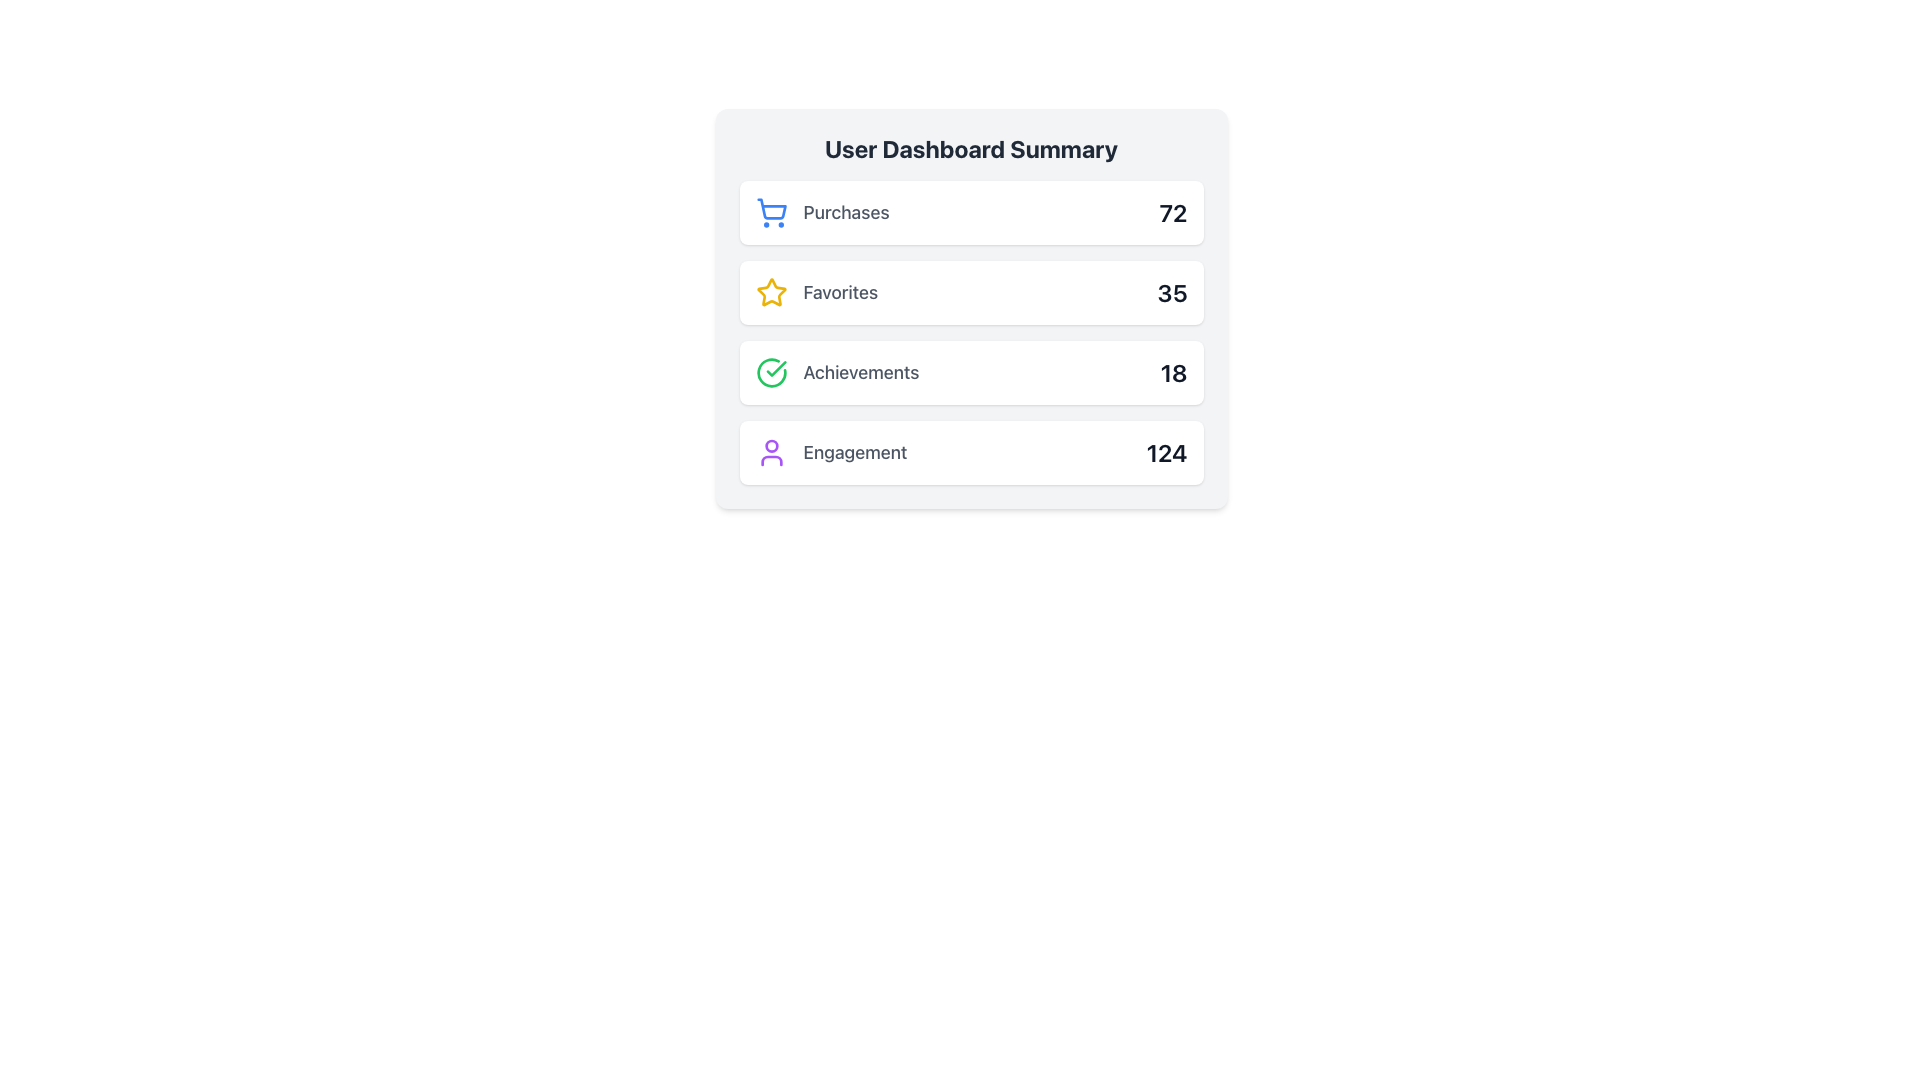  Describe the element at coordinates (770, 212) in the screenshot. I see `the blue shopping cart icon located in the first row of the dashboard, adjacent to the 'Purchases' label` at that location.